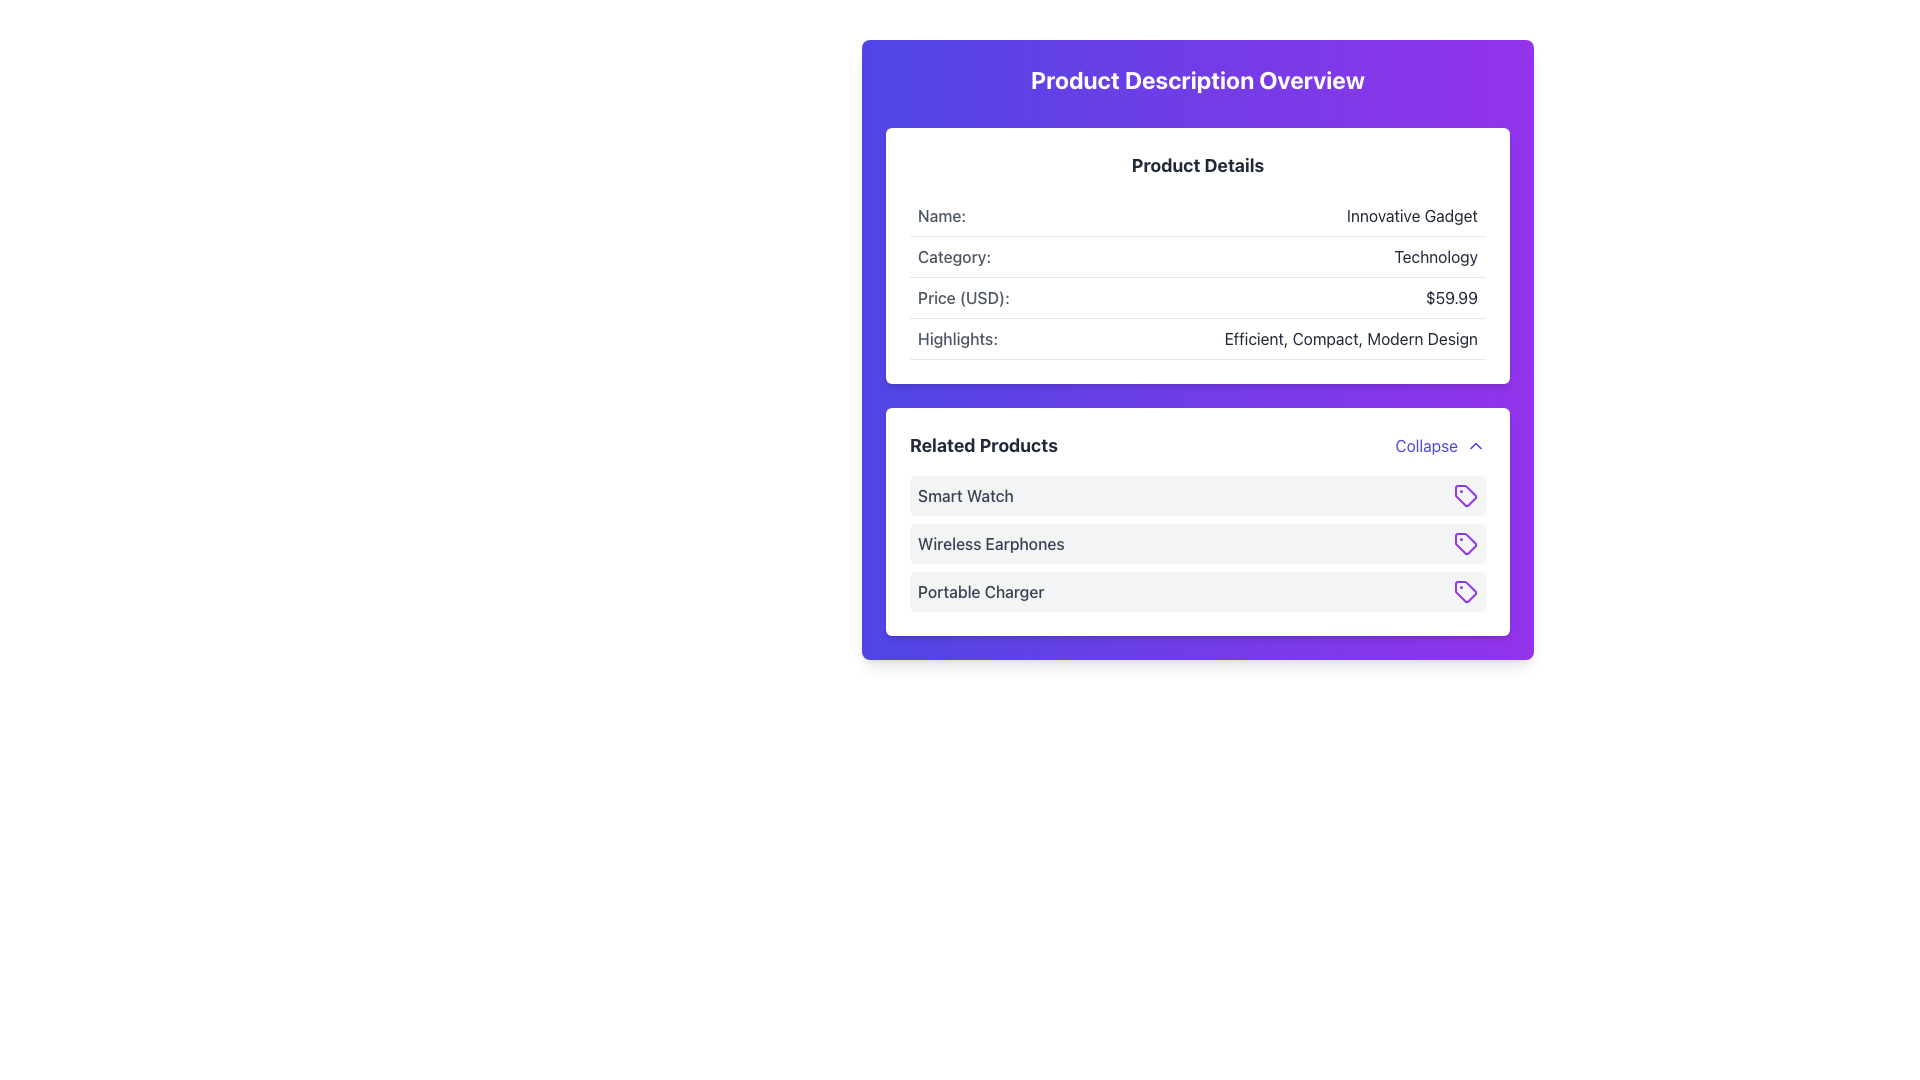 This screenshot has height=1080, width=1920. Describe the element at coordinates (953, 256) in the screenshot. I see `the static text label that indicates the product category, located to the left of the 'Technology' value in the 'Product Details' section` at that location.